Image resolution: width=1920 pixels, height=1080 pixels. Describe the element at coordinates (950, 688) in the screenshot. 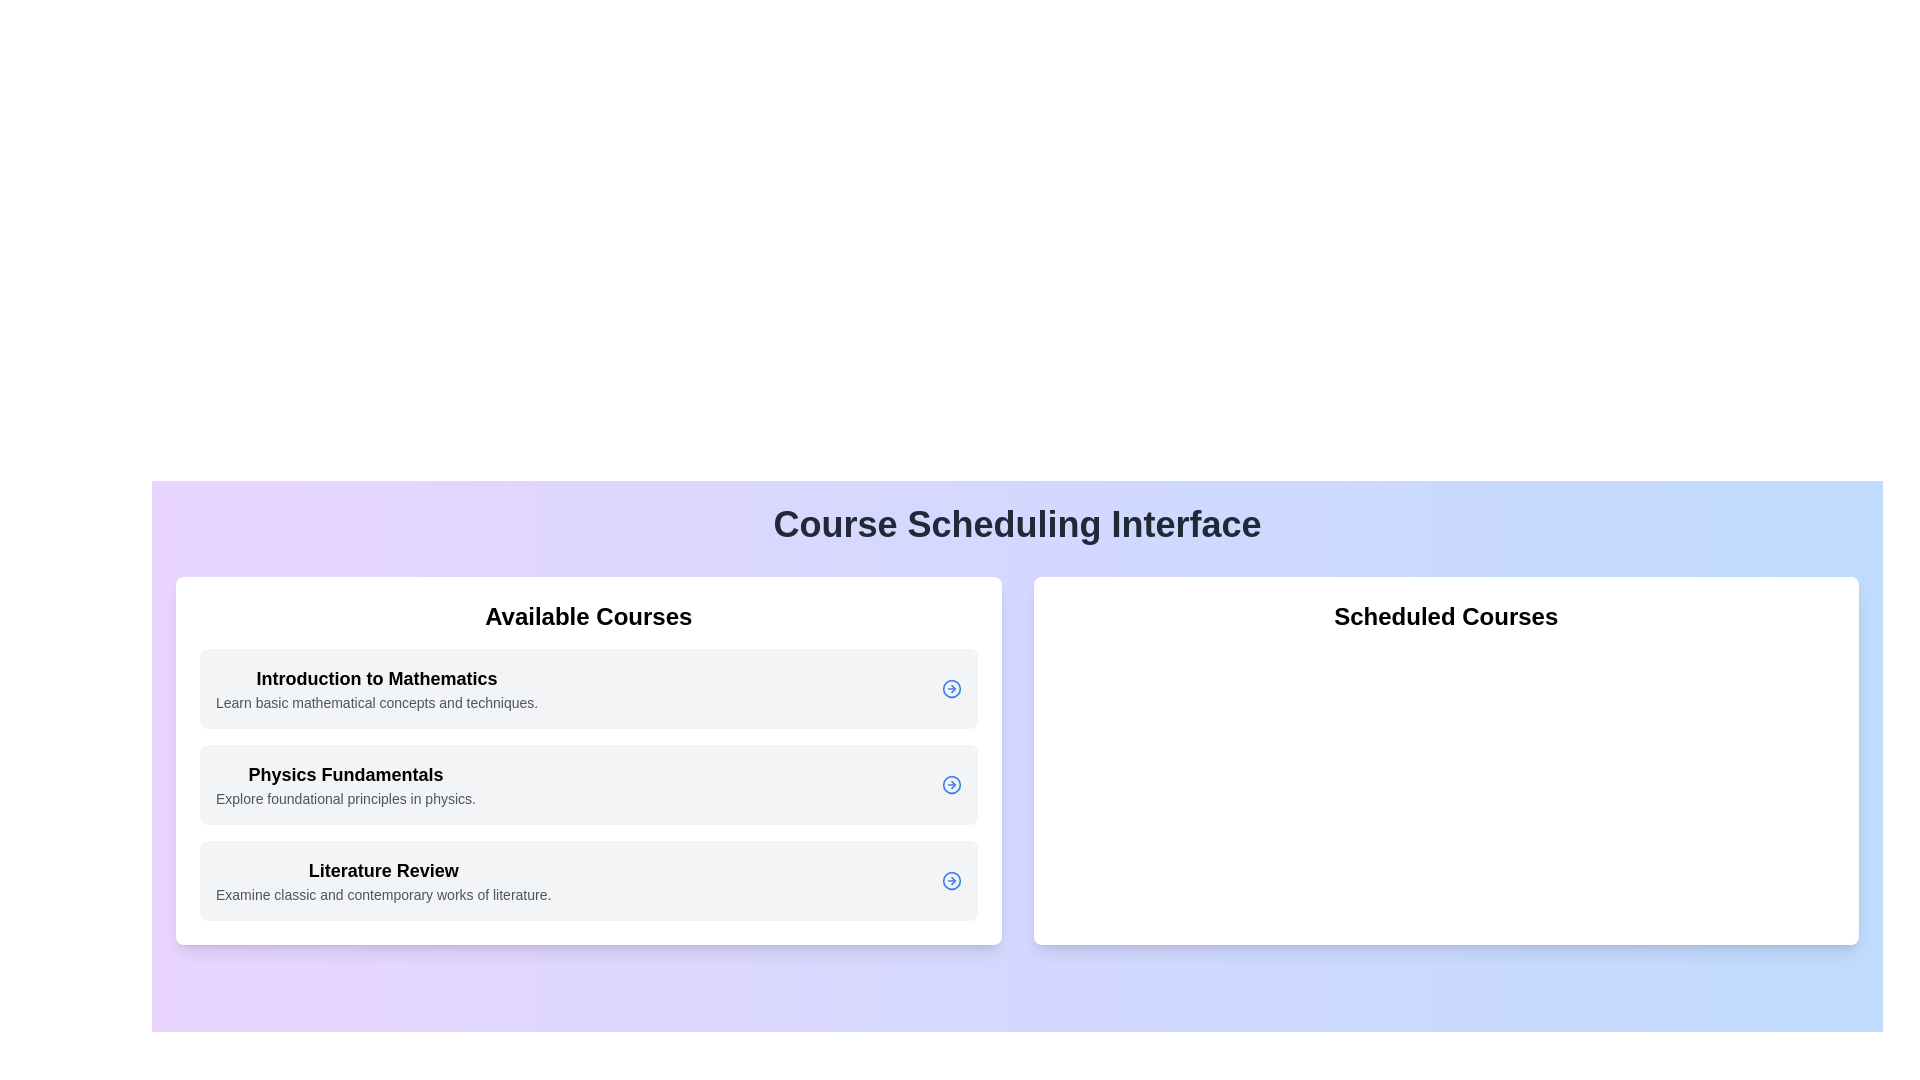

I see `the circular arrow icon pointing right, which is a blue-outlined circle located at the top-right corner of the 'Introduction to Mathematics' course card` at that location.